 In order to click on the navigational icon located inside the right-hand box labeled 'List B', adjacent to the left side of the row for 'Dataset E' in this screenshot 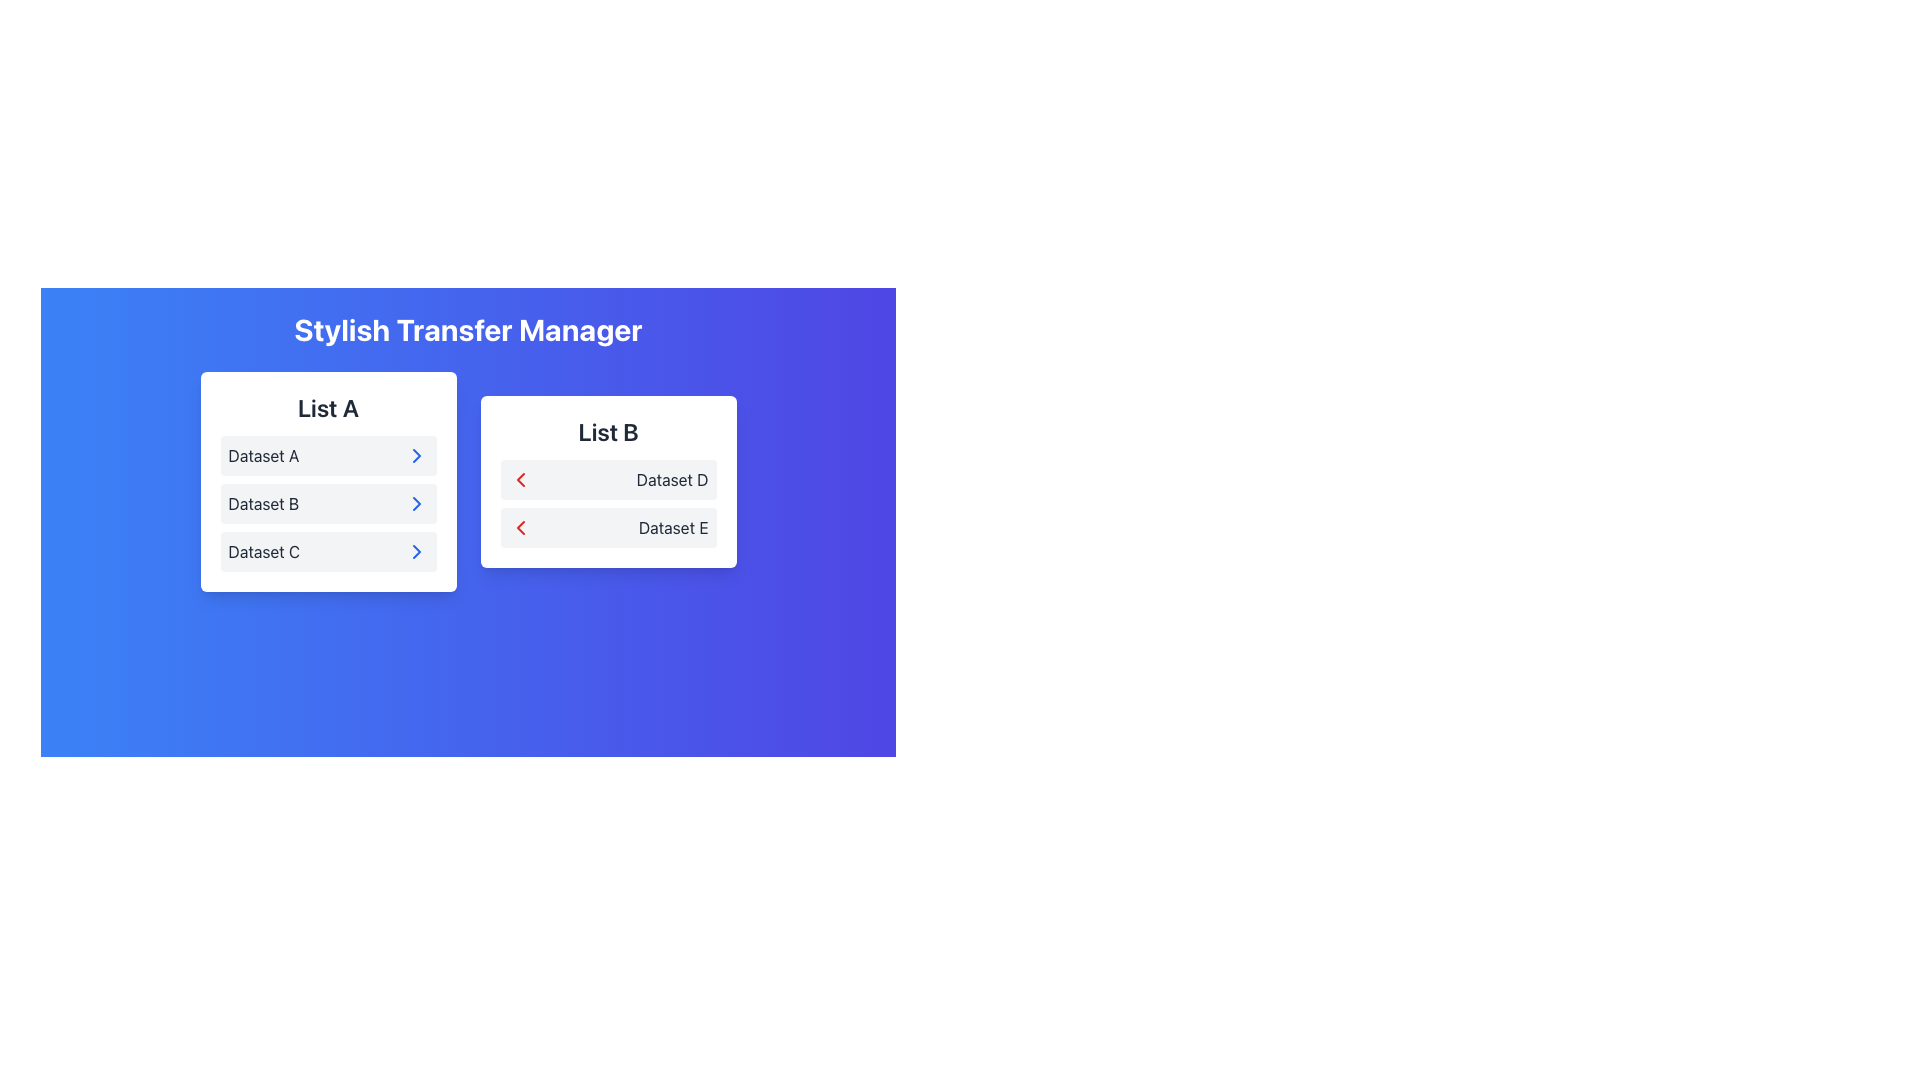, I will do `click(520, 479)`.